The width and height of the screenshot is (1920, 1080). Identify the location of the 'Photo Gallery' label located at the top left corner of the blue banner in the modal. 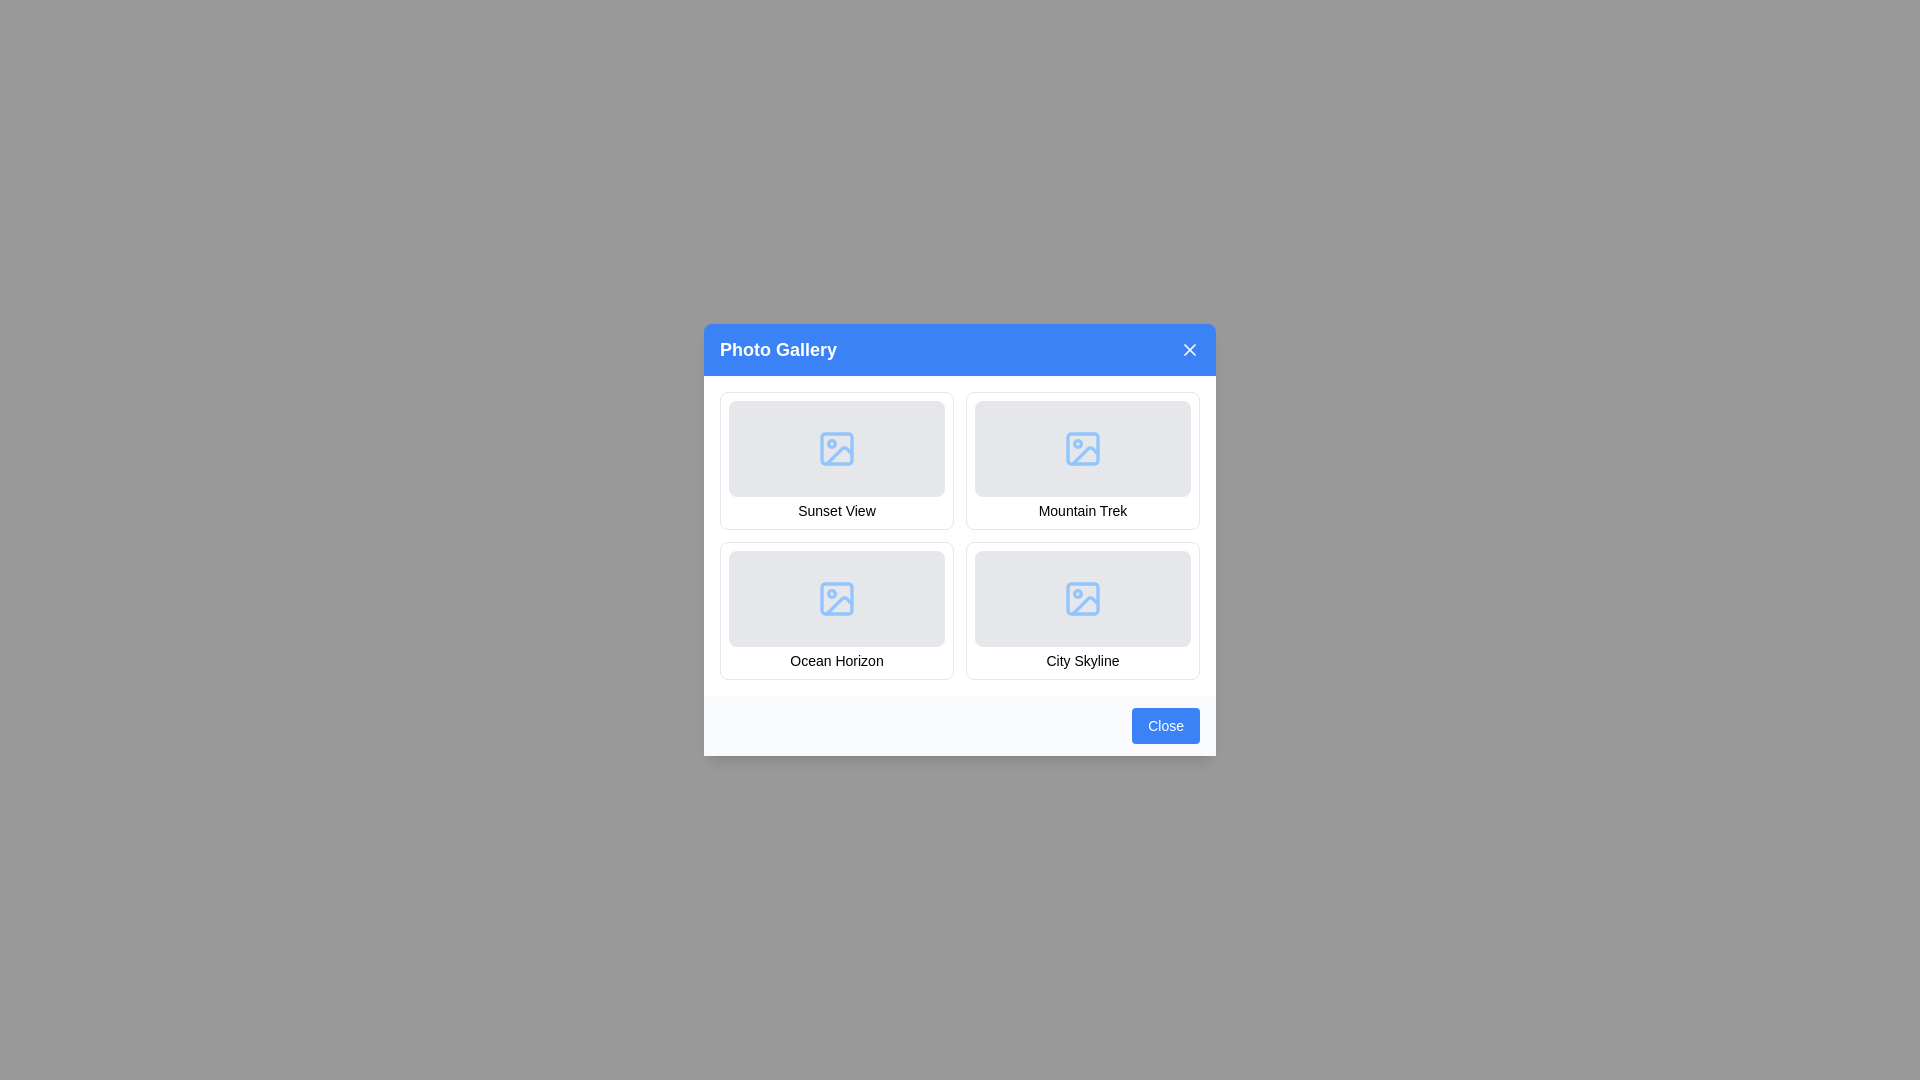
(777, 349).